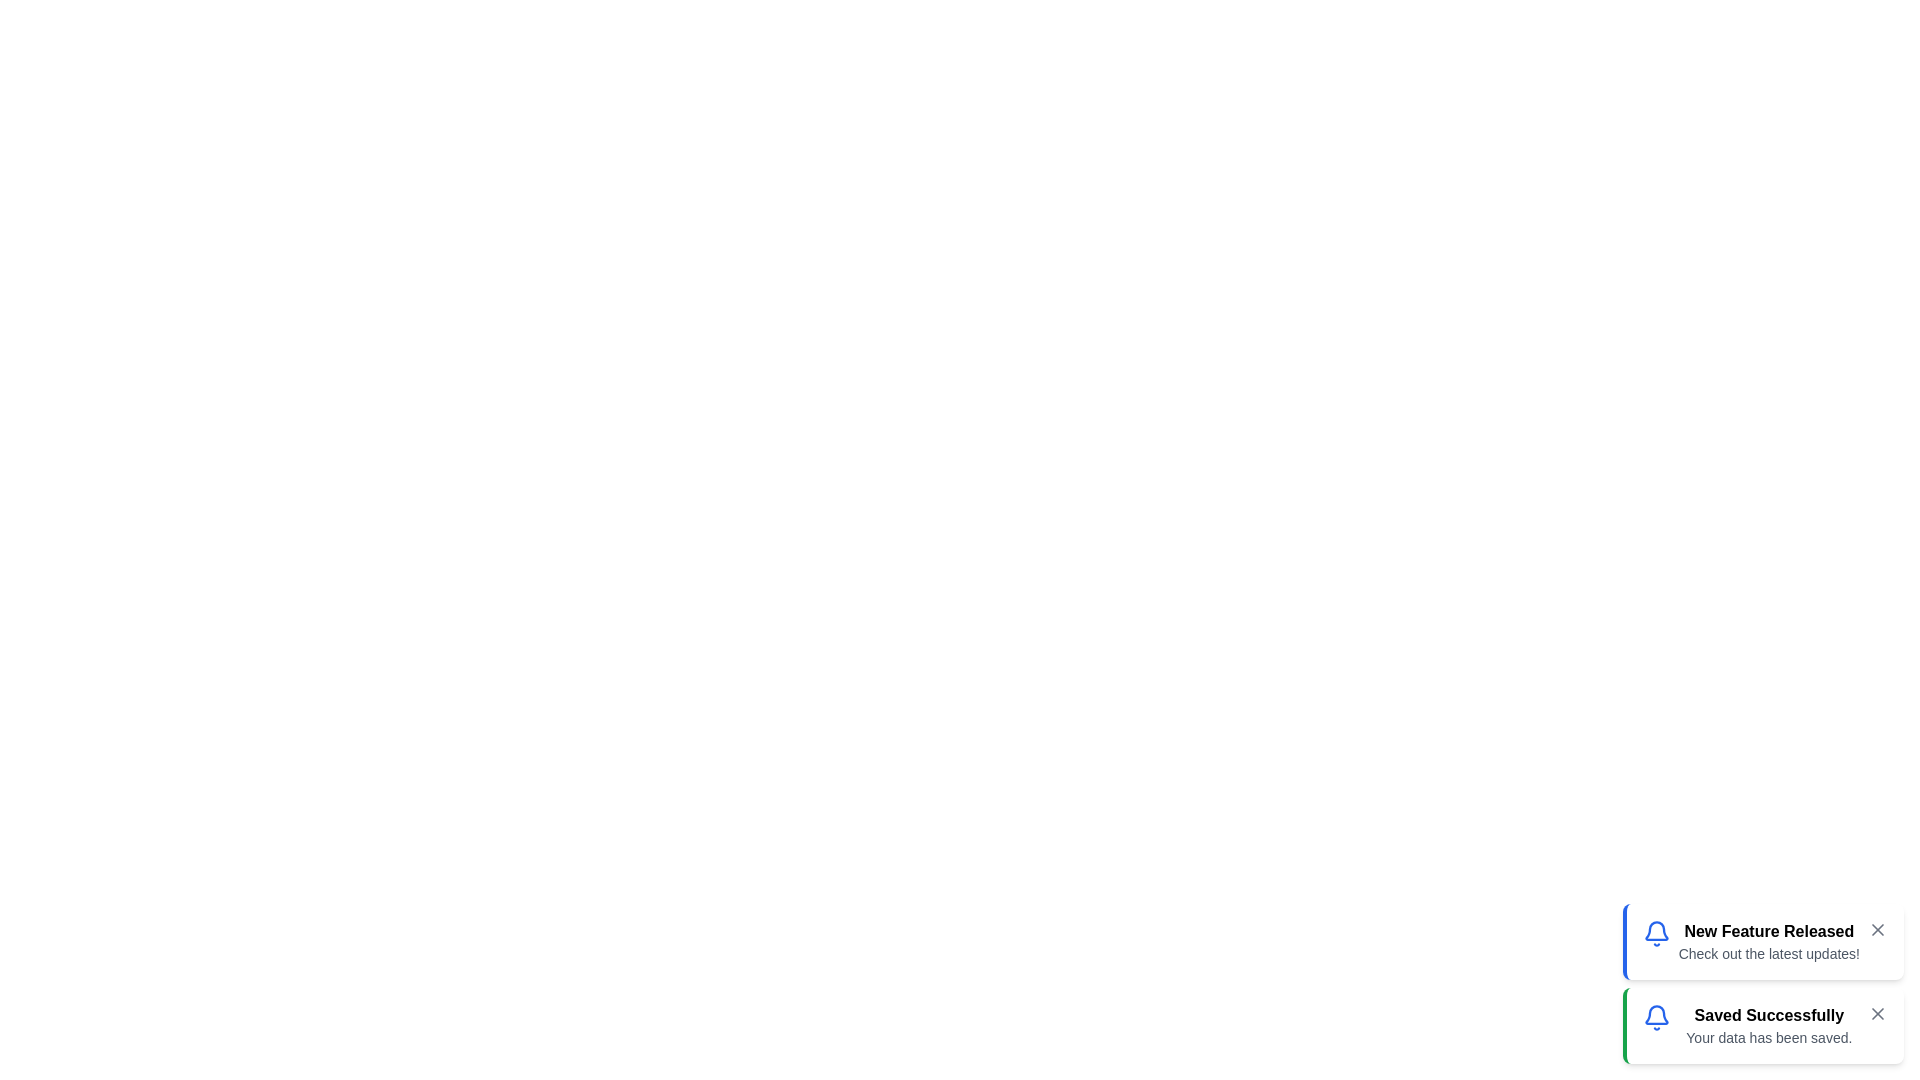 The image size is (1920, 1080). I want to click on message displayed in the text label saying 'Your data has been saved.' which is styled in a smaller, lighter gray font within a notification card, so click(1769, 1036).